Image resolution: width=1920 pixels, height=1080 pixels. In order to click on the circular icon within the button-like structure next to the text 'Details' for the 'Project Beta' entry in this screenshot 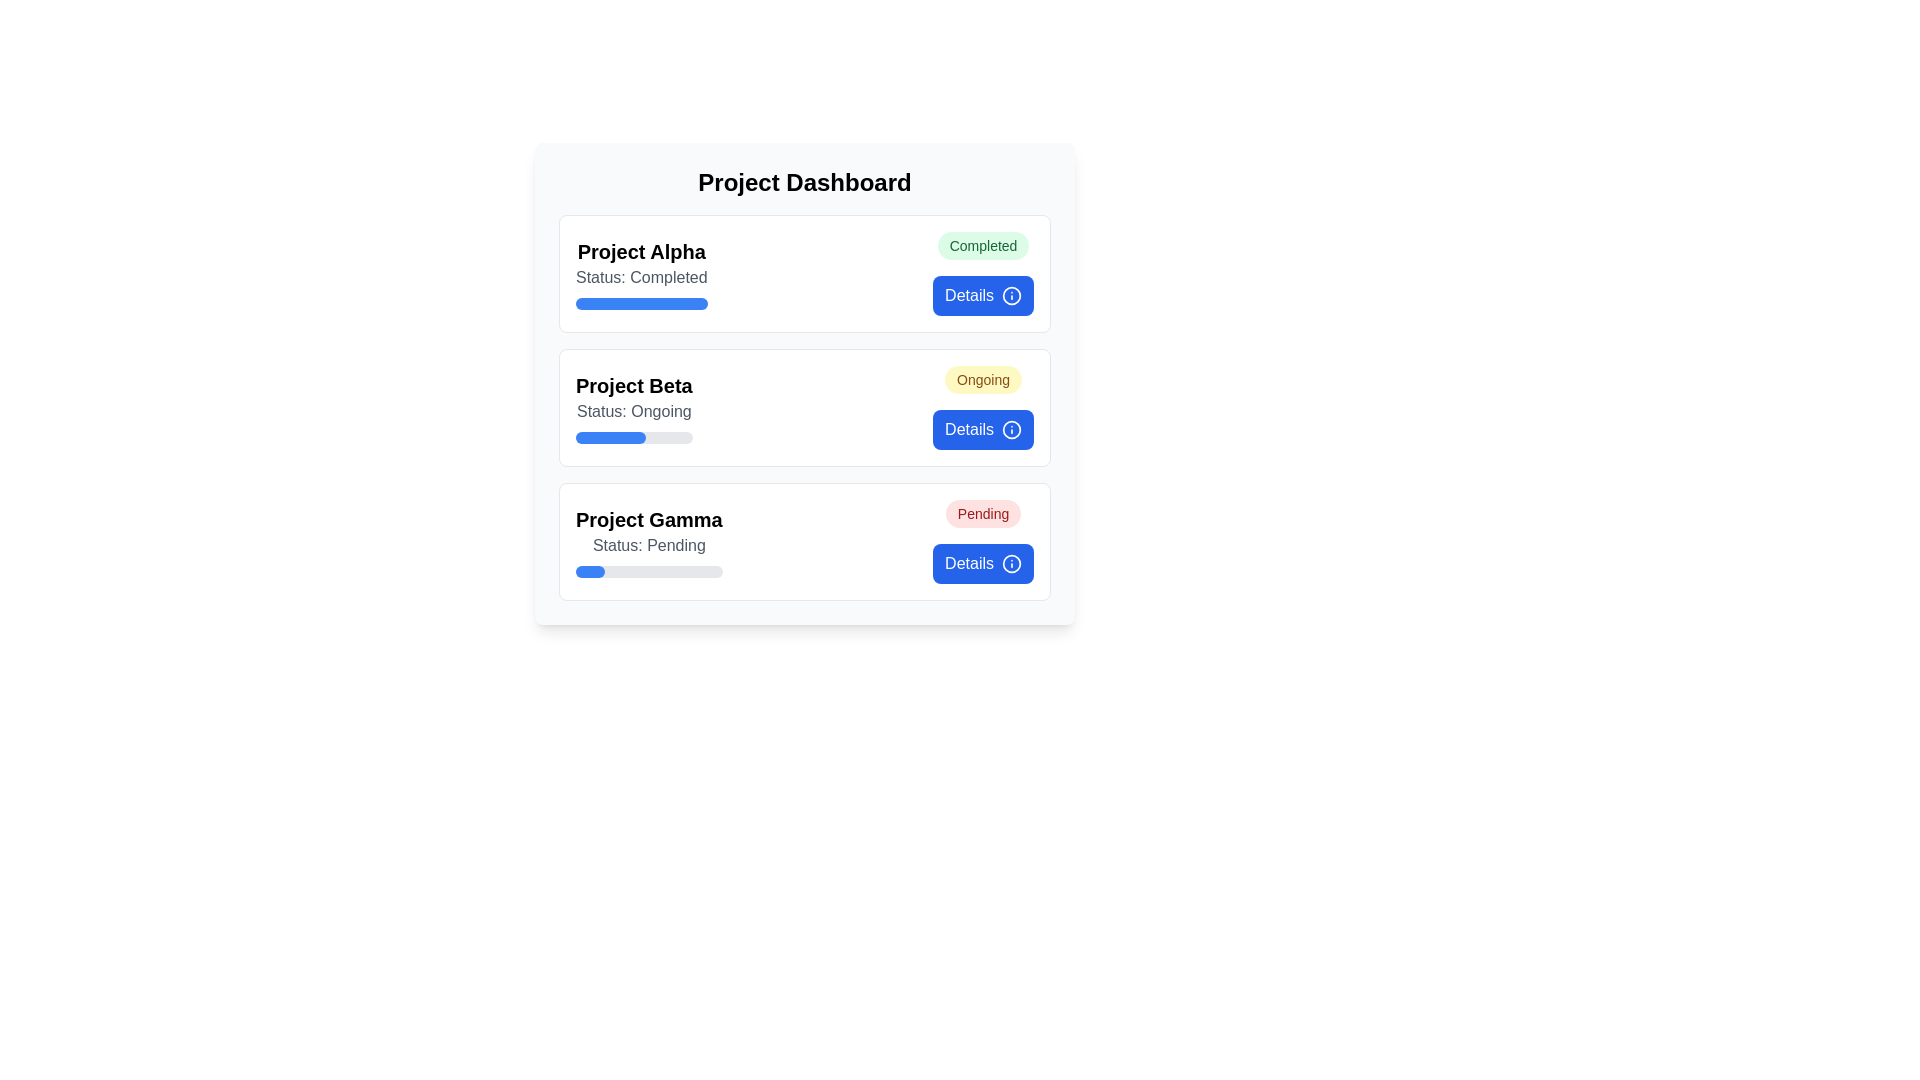, I will do `click(1012, 428)`.